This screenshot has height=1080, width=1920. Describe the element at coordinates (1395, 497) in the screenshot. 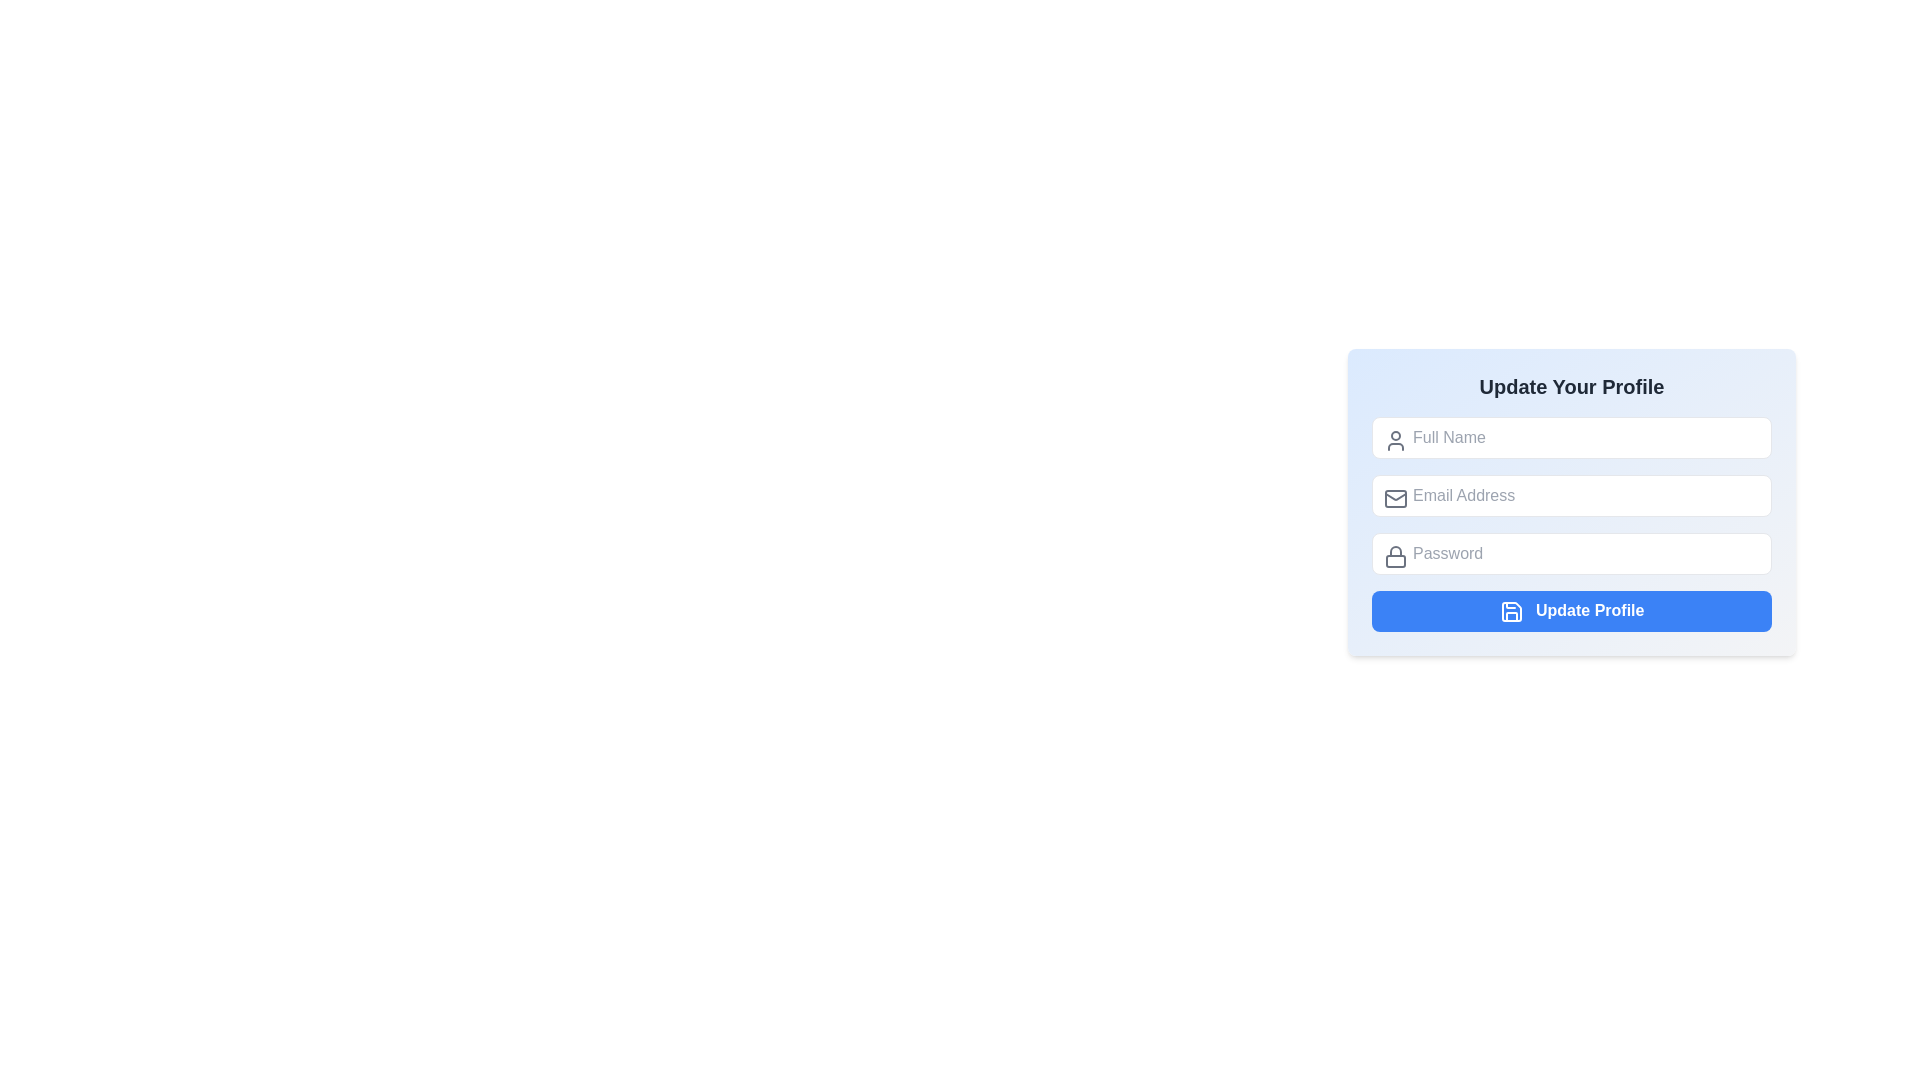

I see `the static envelope icon located on the left side of the 'Email Address' input field, which is styled with a gray color and positioned in the second row of the form` at that location.